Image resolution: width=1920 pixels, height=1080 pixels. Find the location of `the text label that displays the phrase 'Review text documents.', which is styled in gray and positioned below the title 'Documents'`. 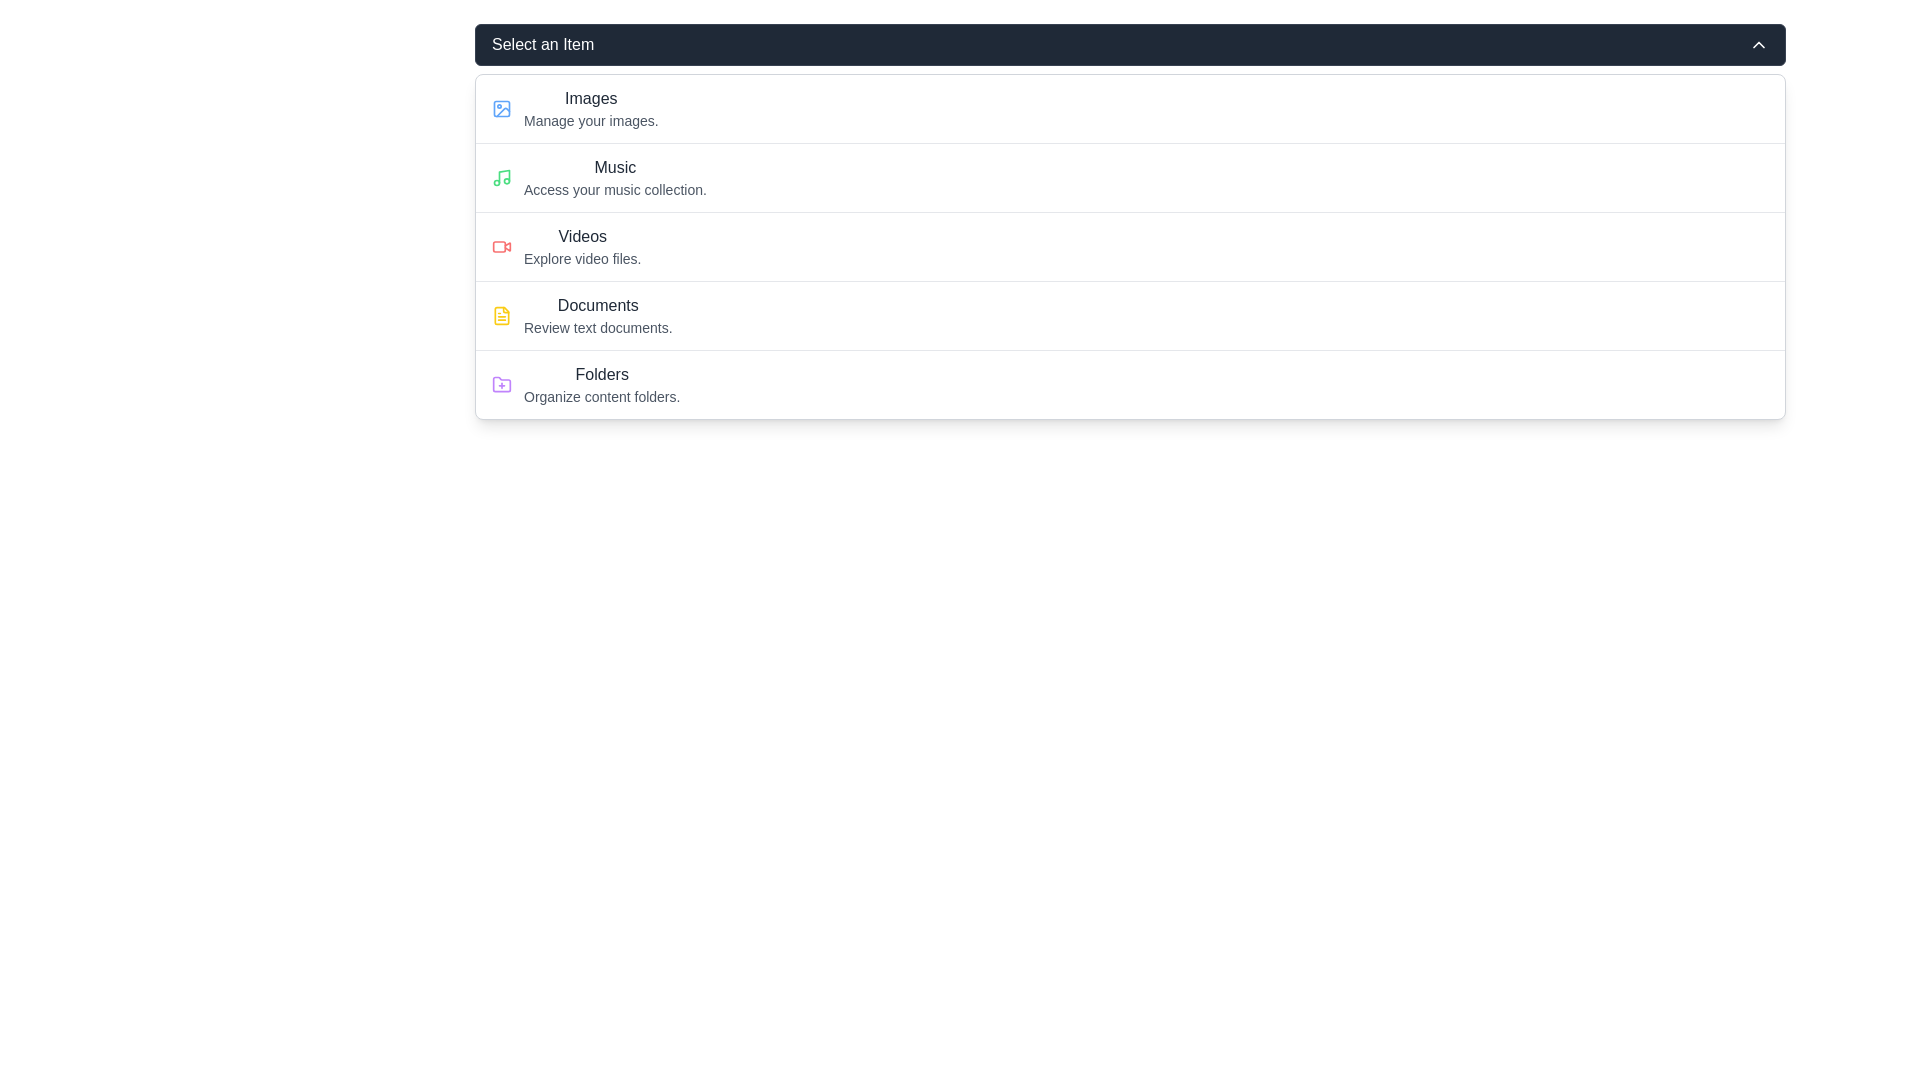

the text label that displays the phrase 'Review text documents.', which is styled in gray and positioned below the title 'Documents' is located at coordinates (597, 326).